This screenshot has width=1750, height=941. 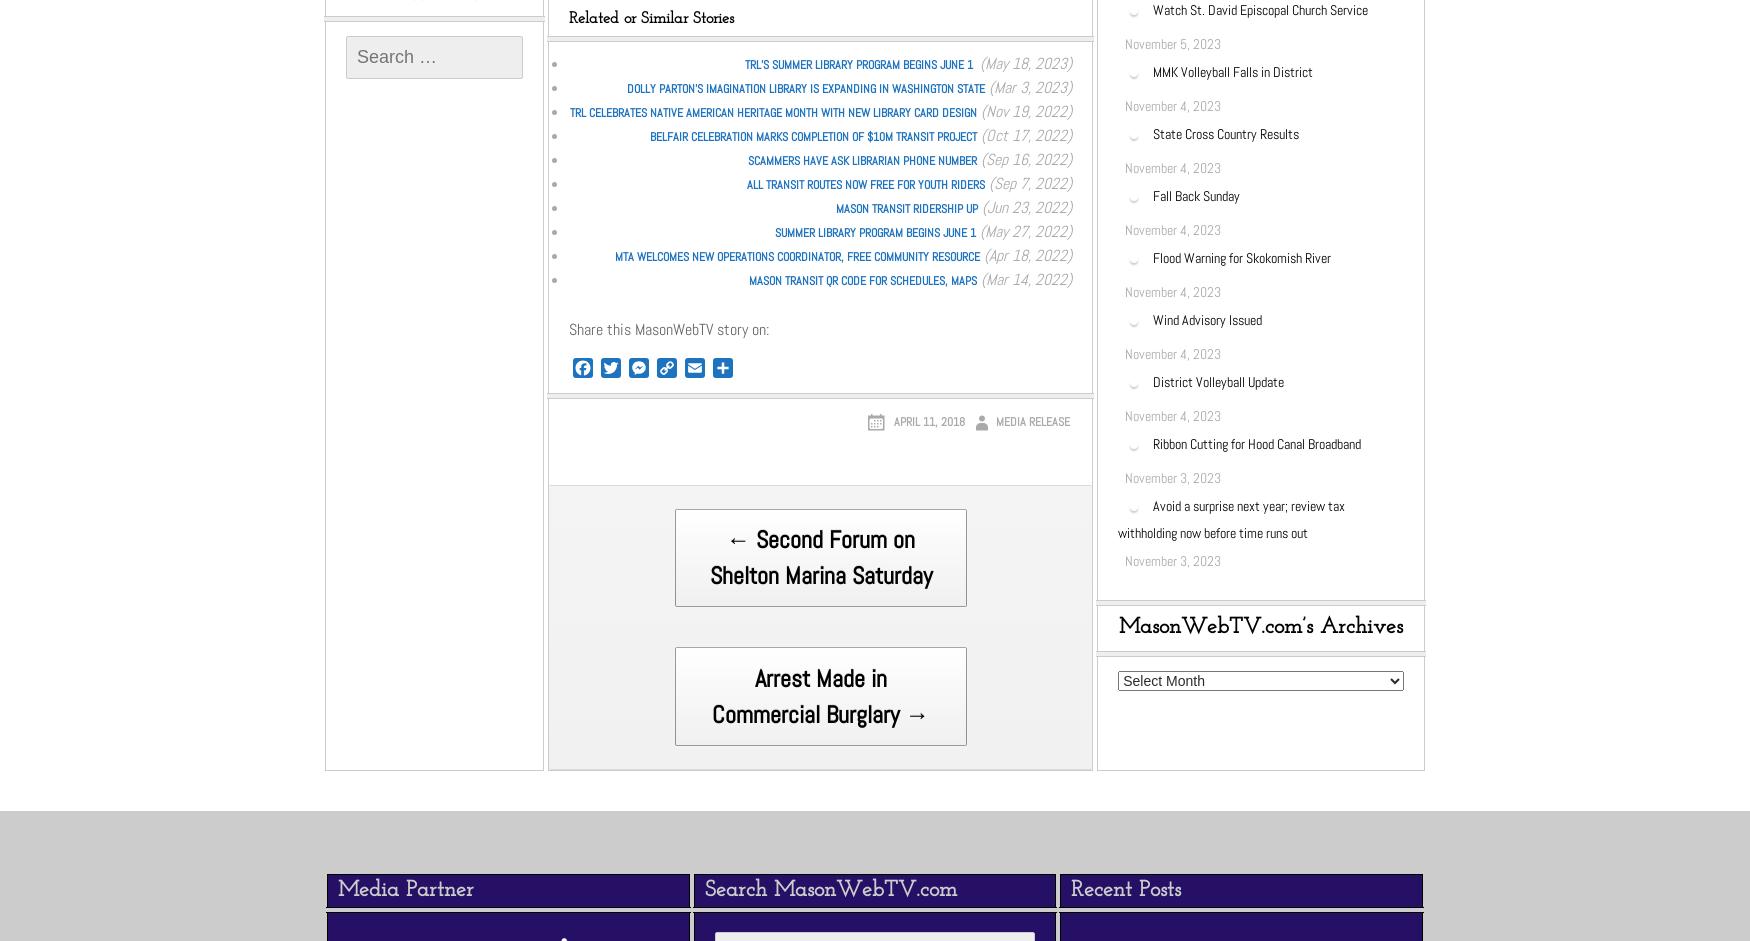 What do you see at coordinates (978, 206) in the screenshot?
I see `'(Jun 23, 2022)'` at bounding box center [978, 206].